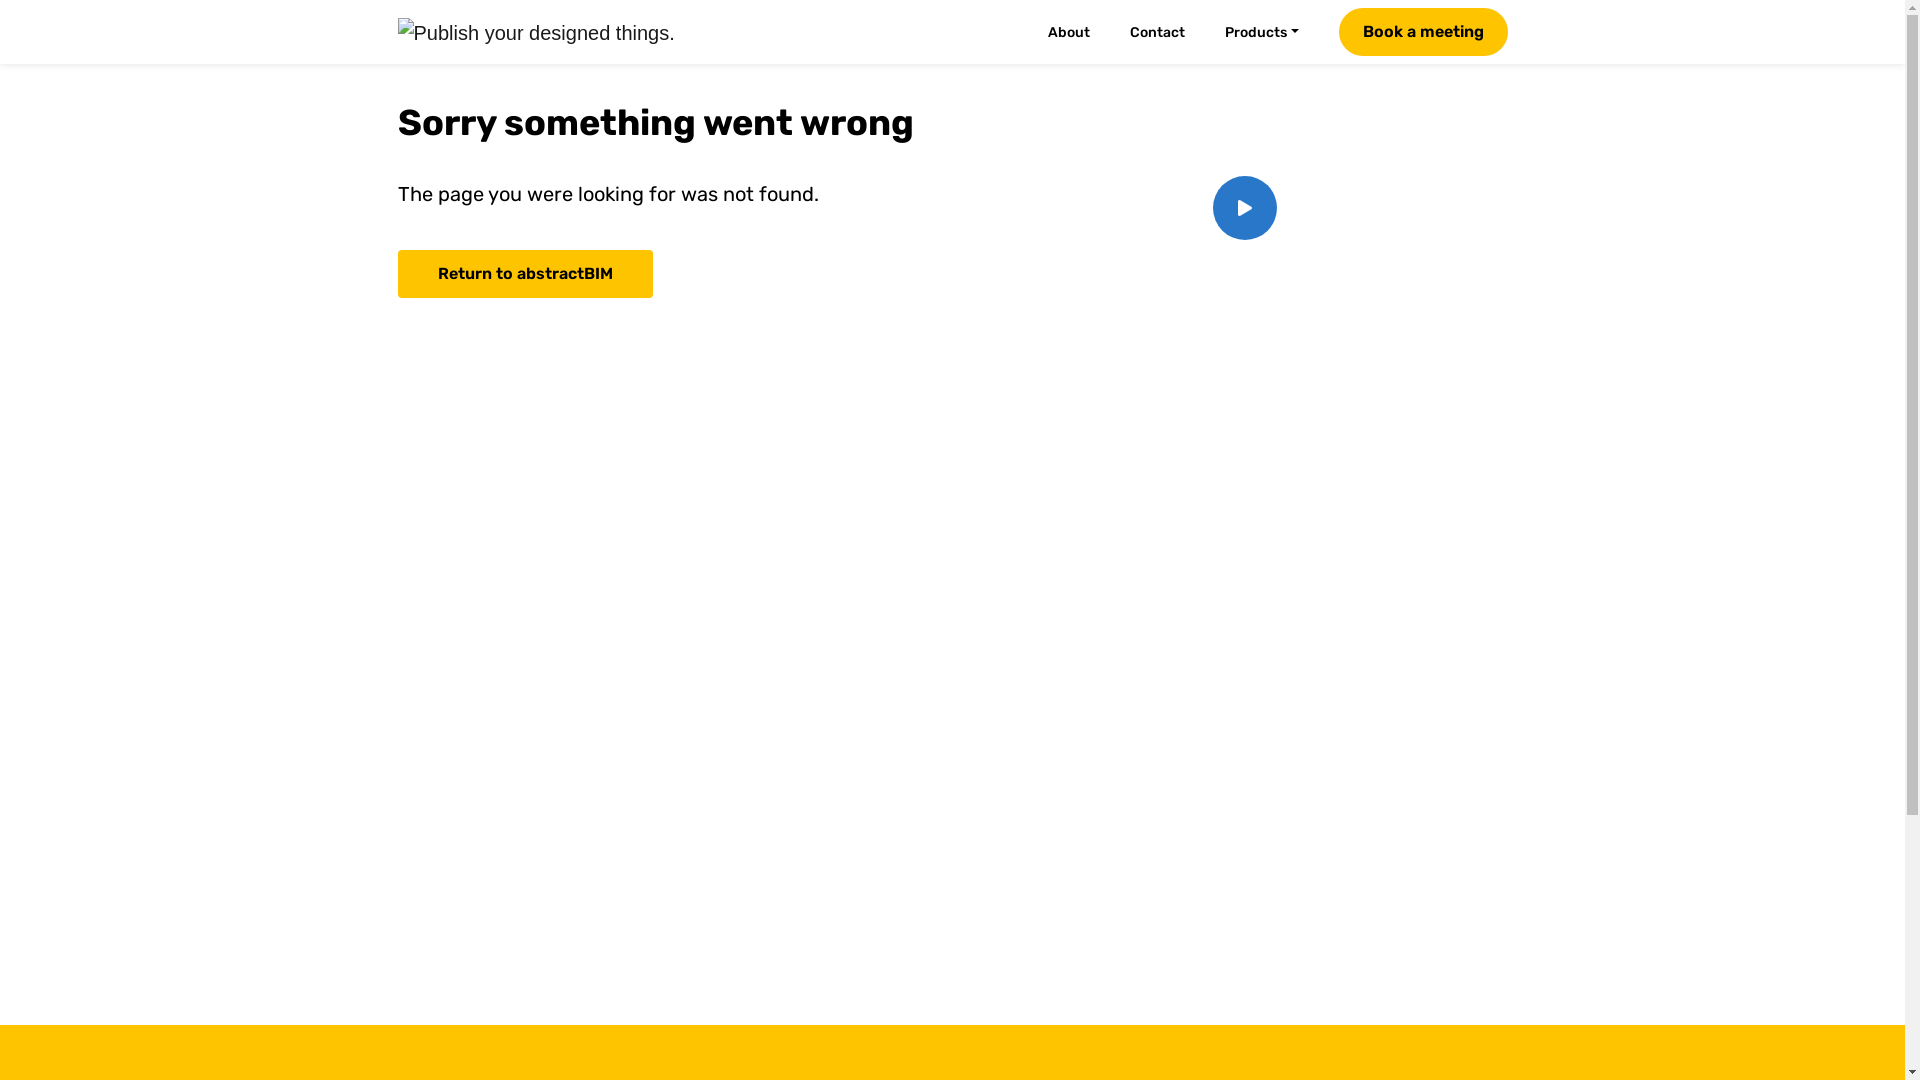 Image resolution: width=1920 pixels, height=1080 pixels. I want to click on 'Products', so click(1272, 32).